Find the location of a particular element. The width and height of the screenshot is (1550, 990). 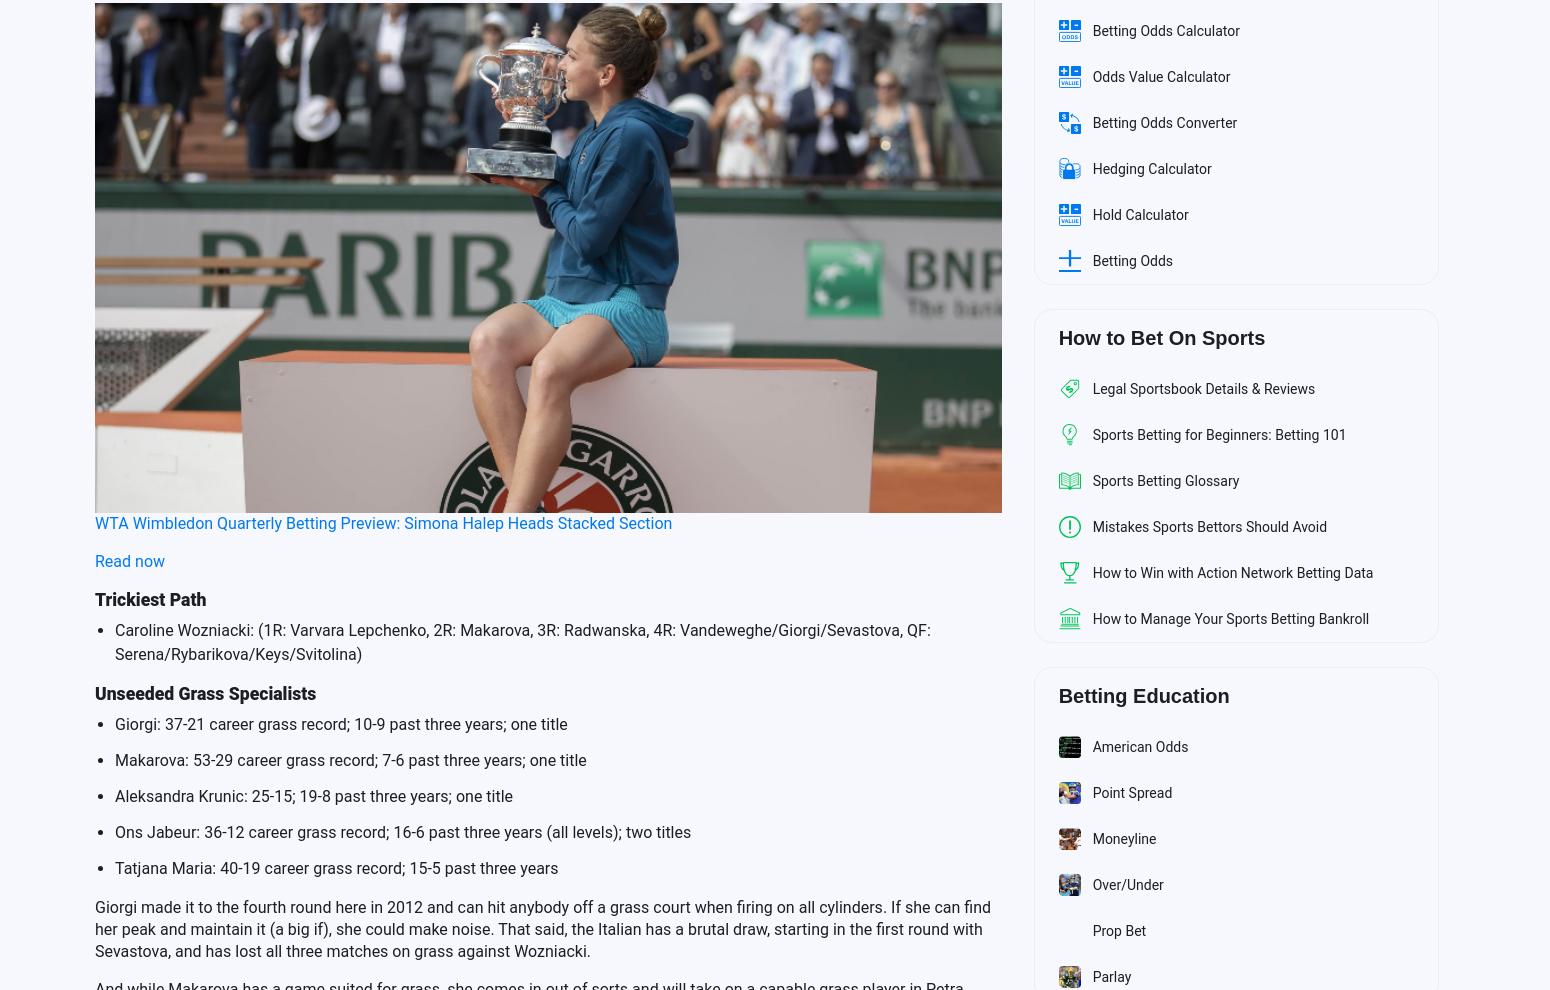

'Point Spread' is located at coordinates (1130, 792).